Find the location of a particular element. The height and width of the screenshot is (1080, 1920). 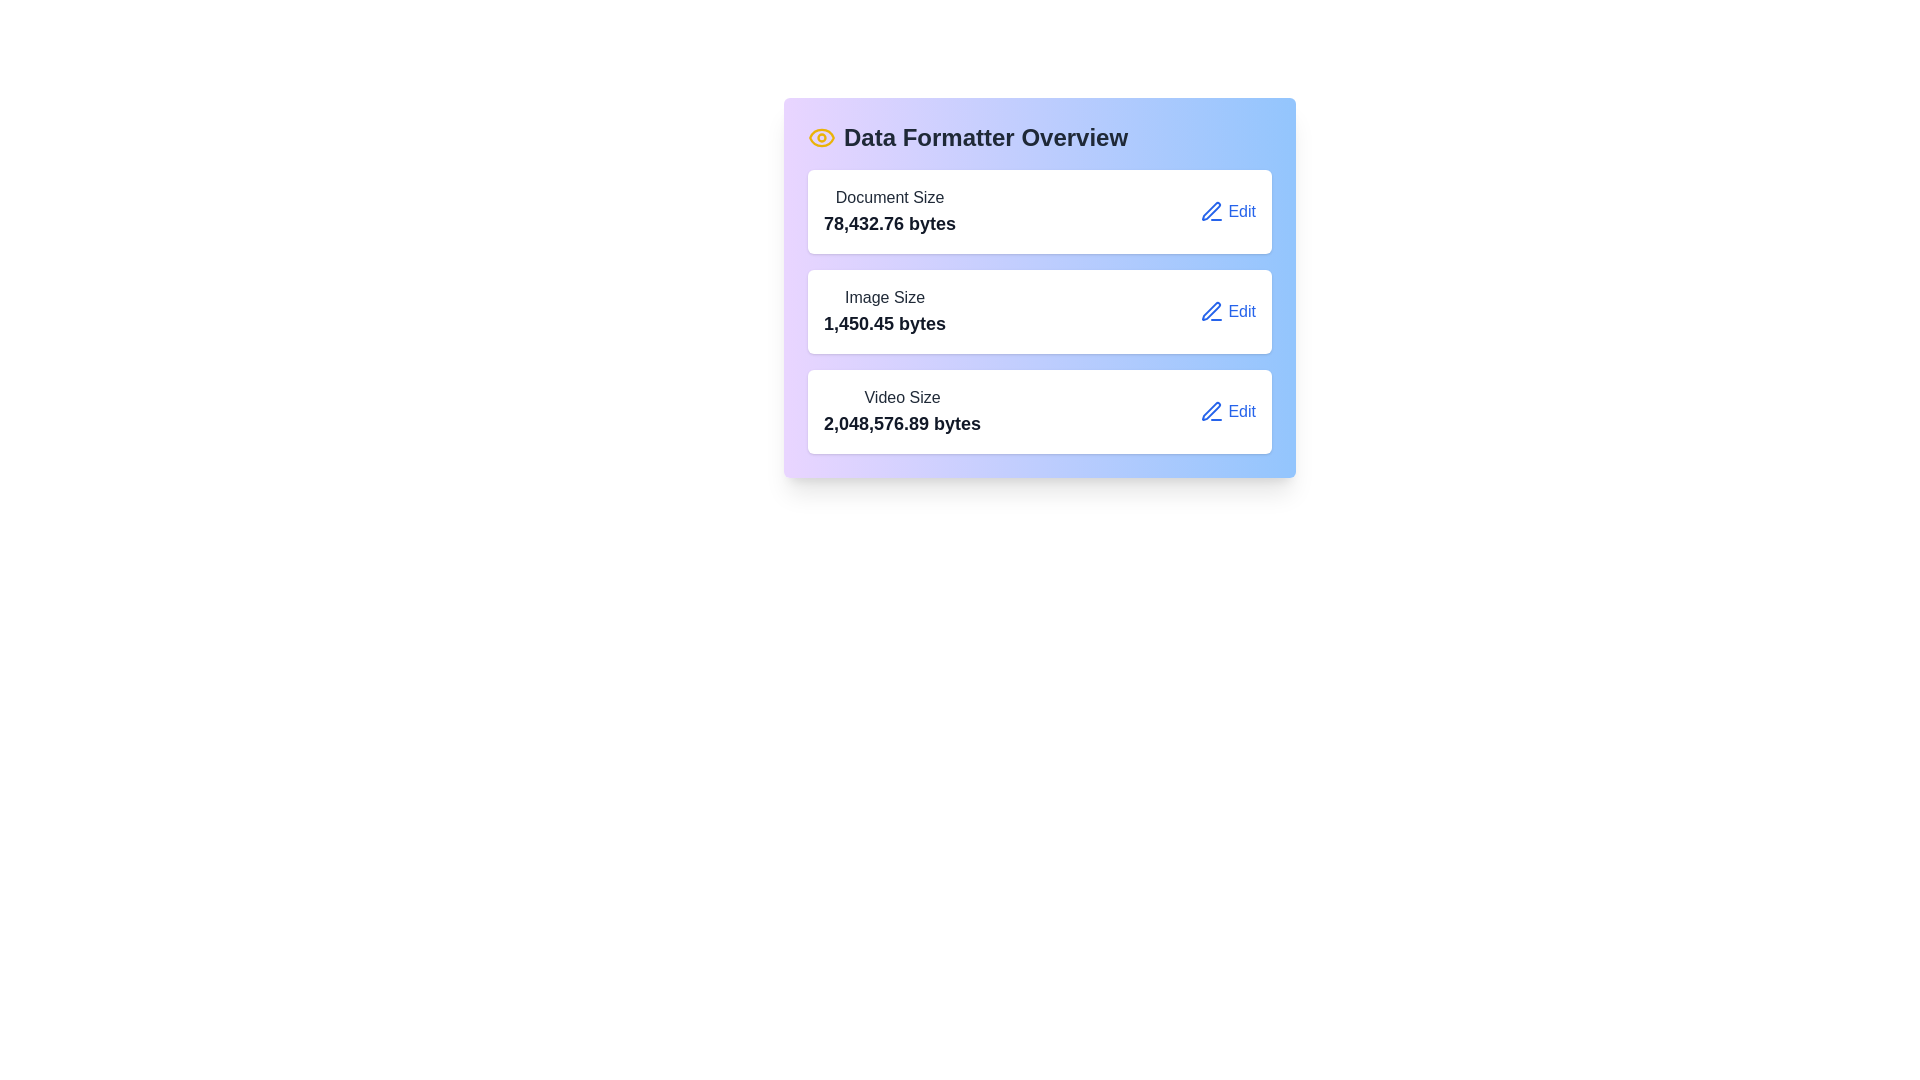

the first blue pen icon located to the left of the 'Edit' label in the 'Document Size' field is located at coordinates (1211, 212).